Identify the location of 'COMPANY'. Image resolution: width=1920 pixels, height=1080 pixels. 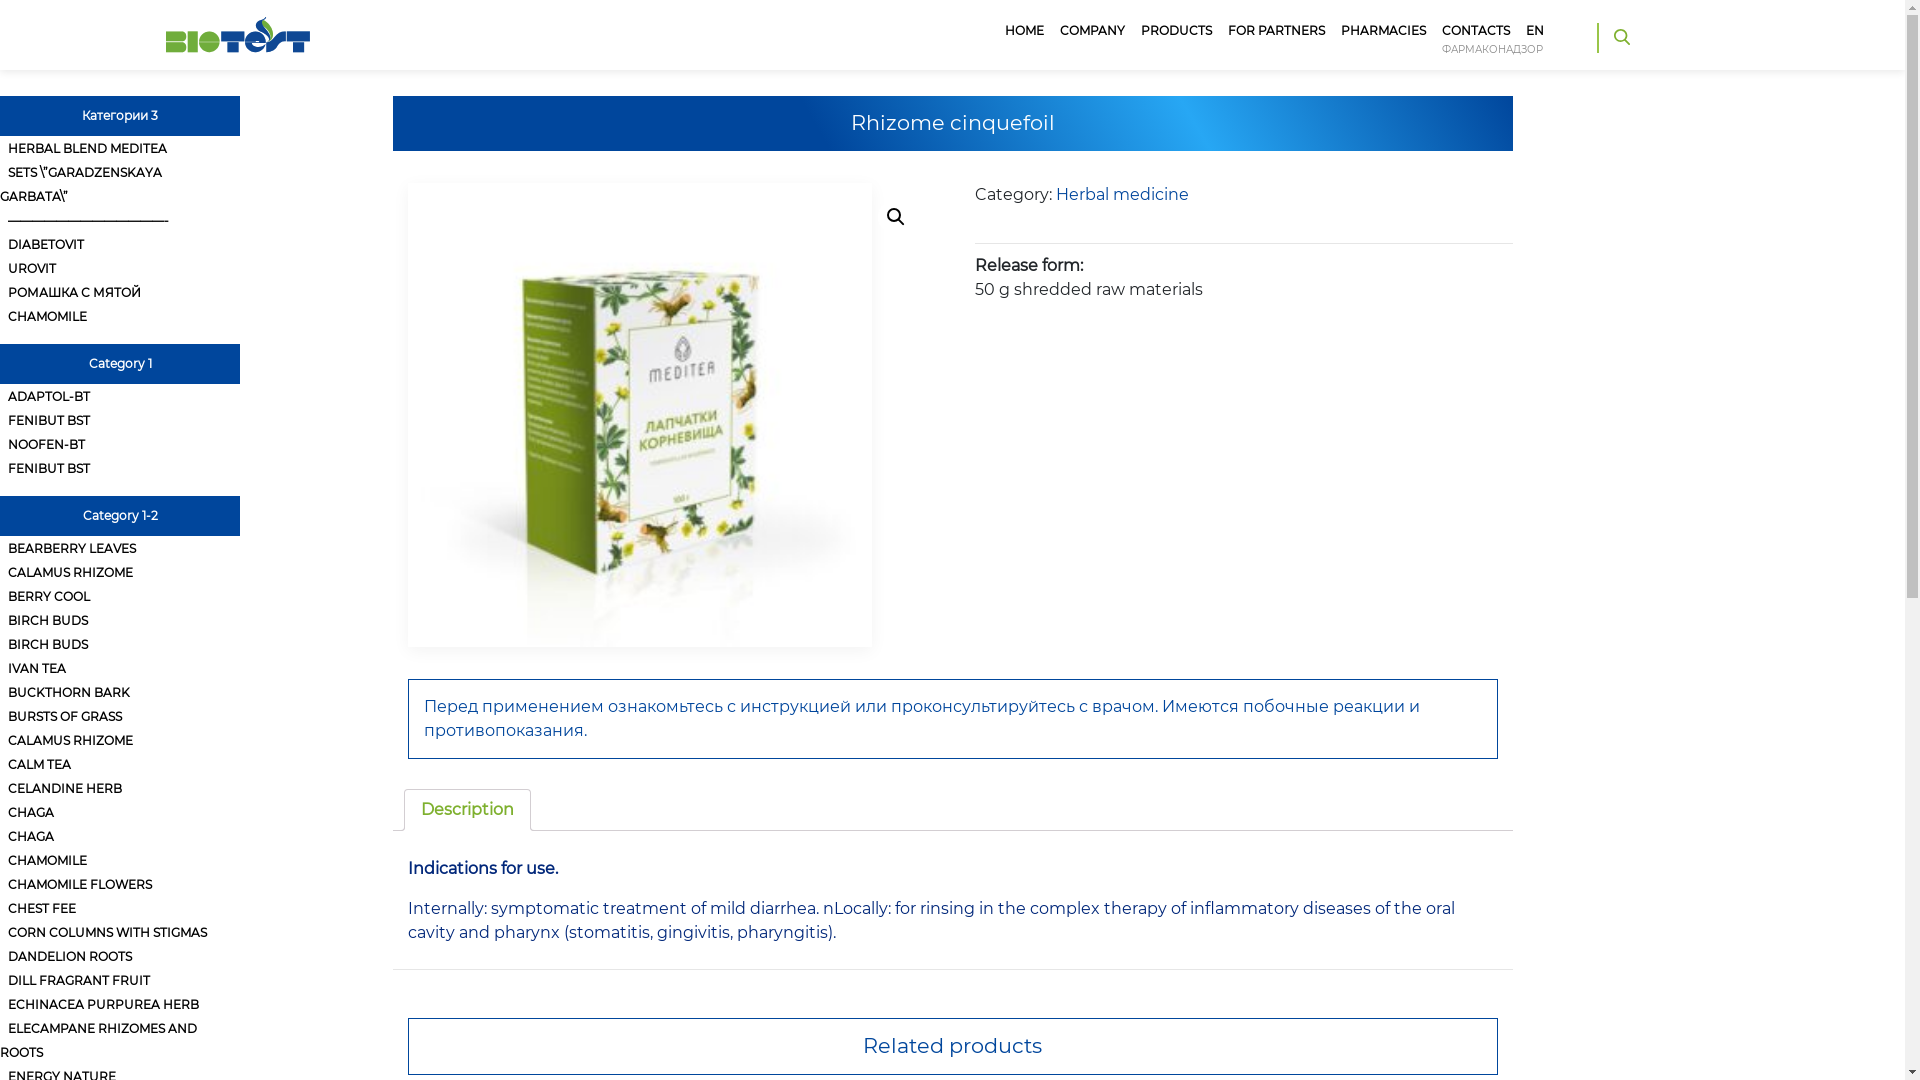
(1050, 30).